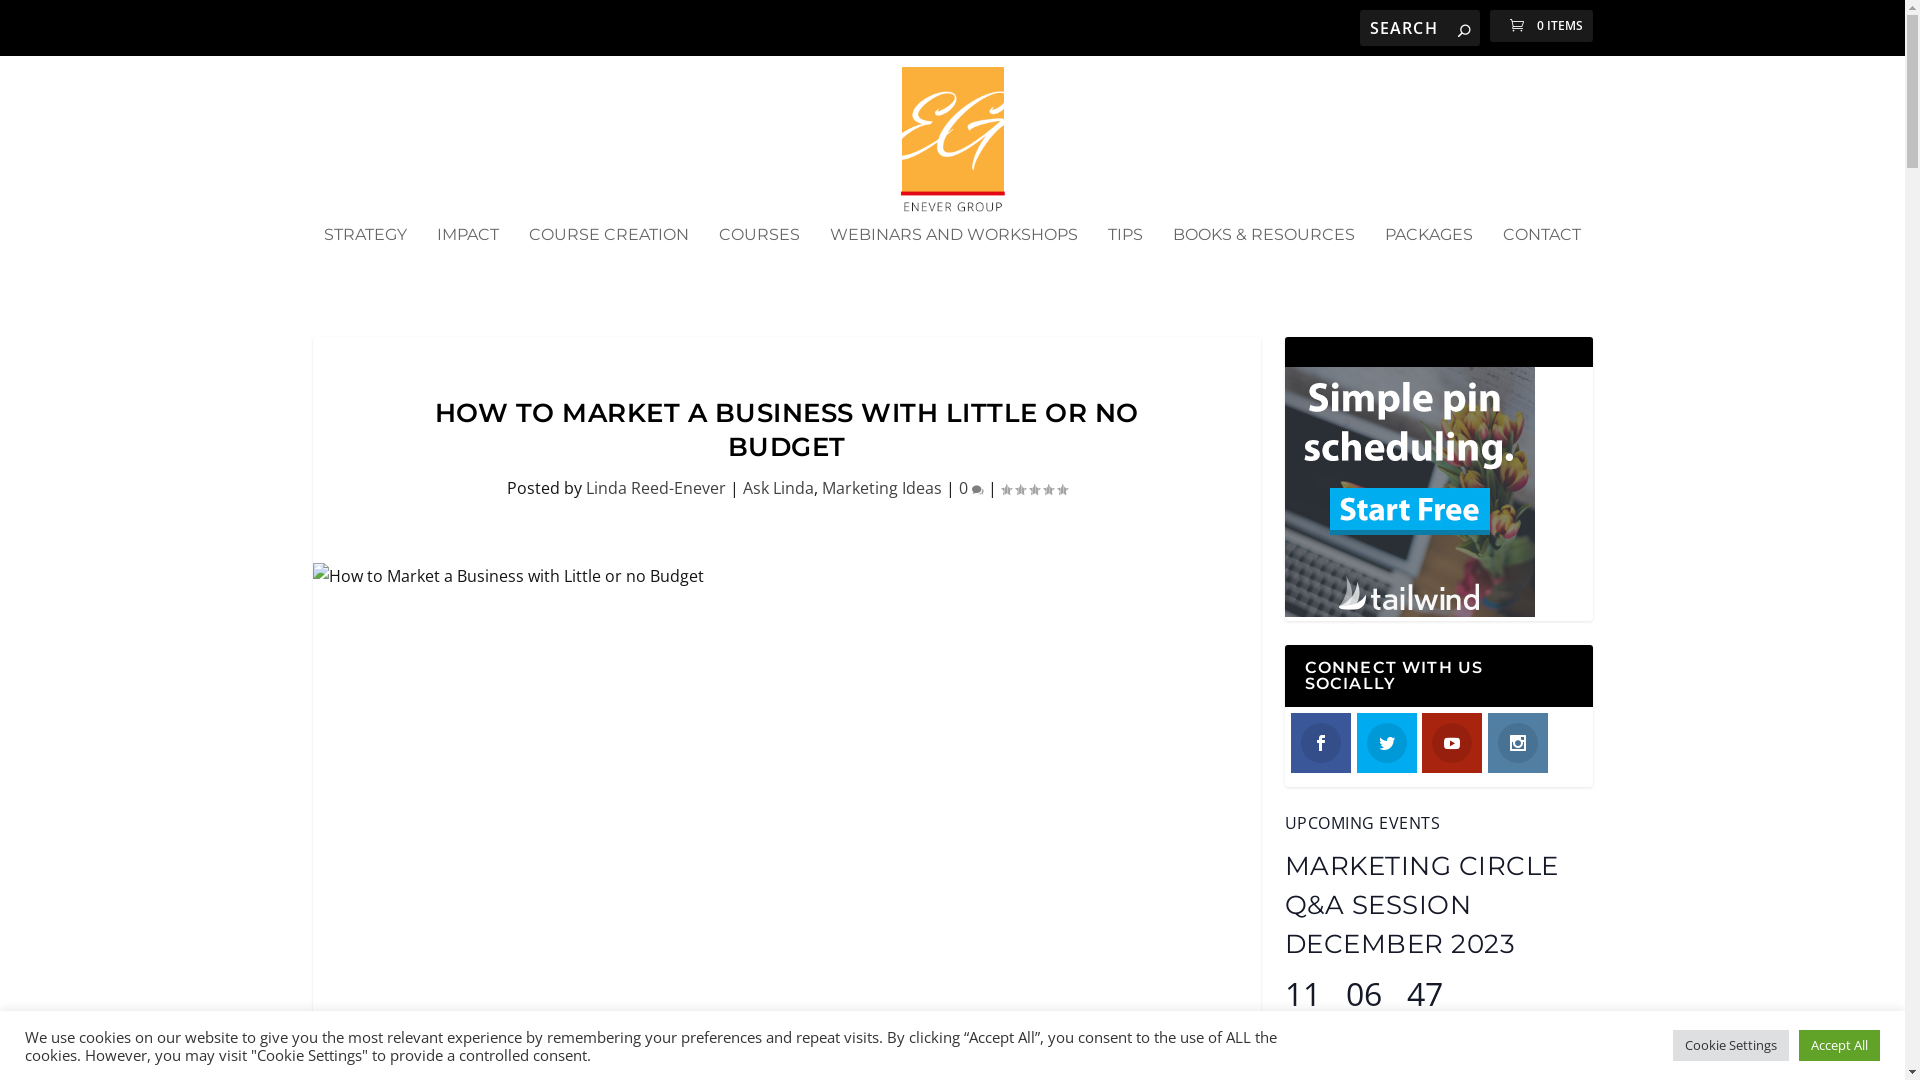 The height and width of the screenshot is (1080, 1920). I want to click on 'PACKAGES', so click(1428, 261).